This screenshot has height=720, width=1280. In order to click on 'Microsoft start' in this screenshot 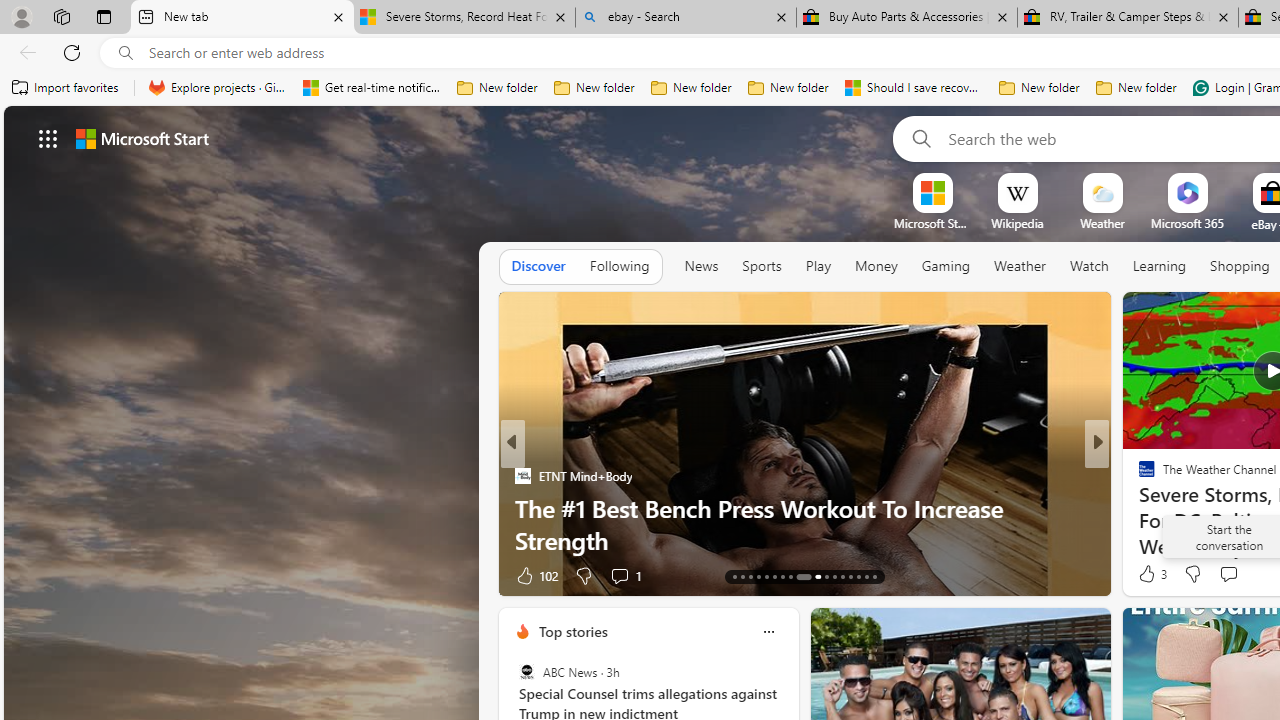, I will do `click(141, 137)`.